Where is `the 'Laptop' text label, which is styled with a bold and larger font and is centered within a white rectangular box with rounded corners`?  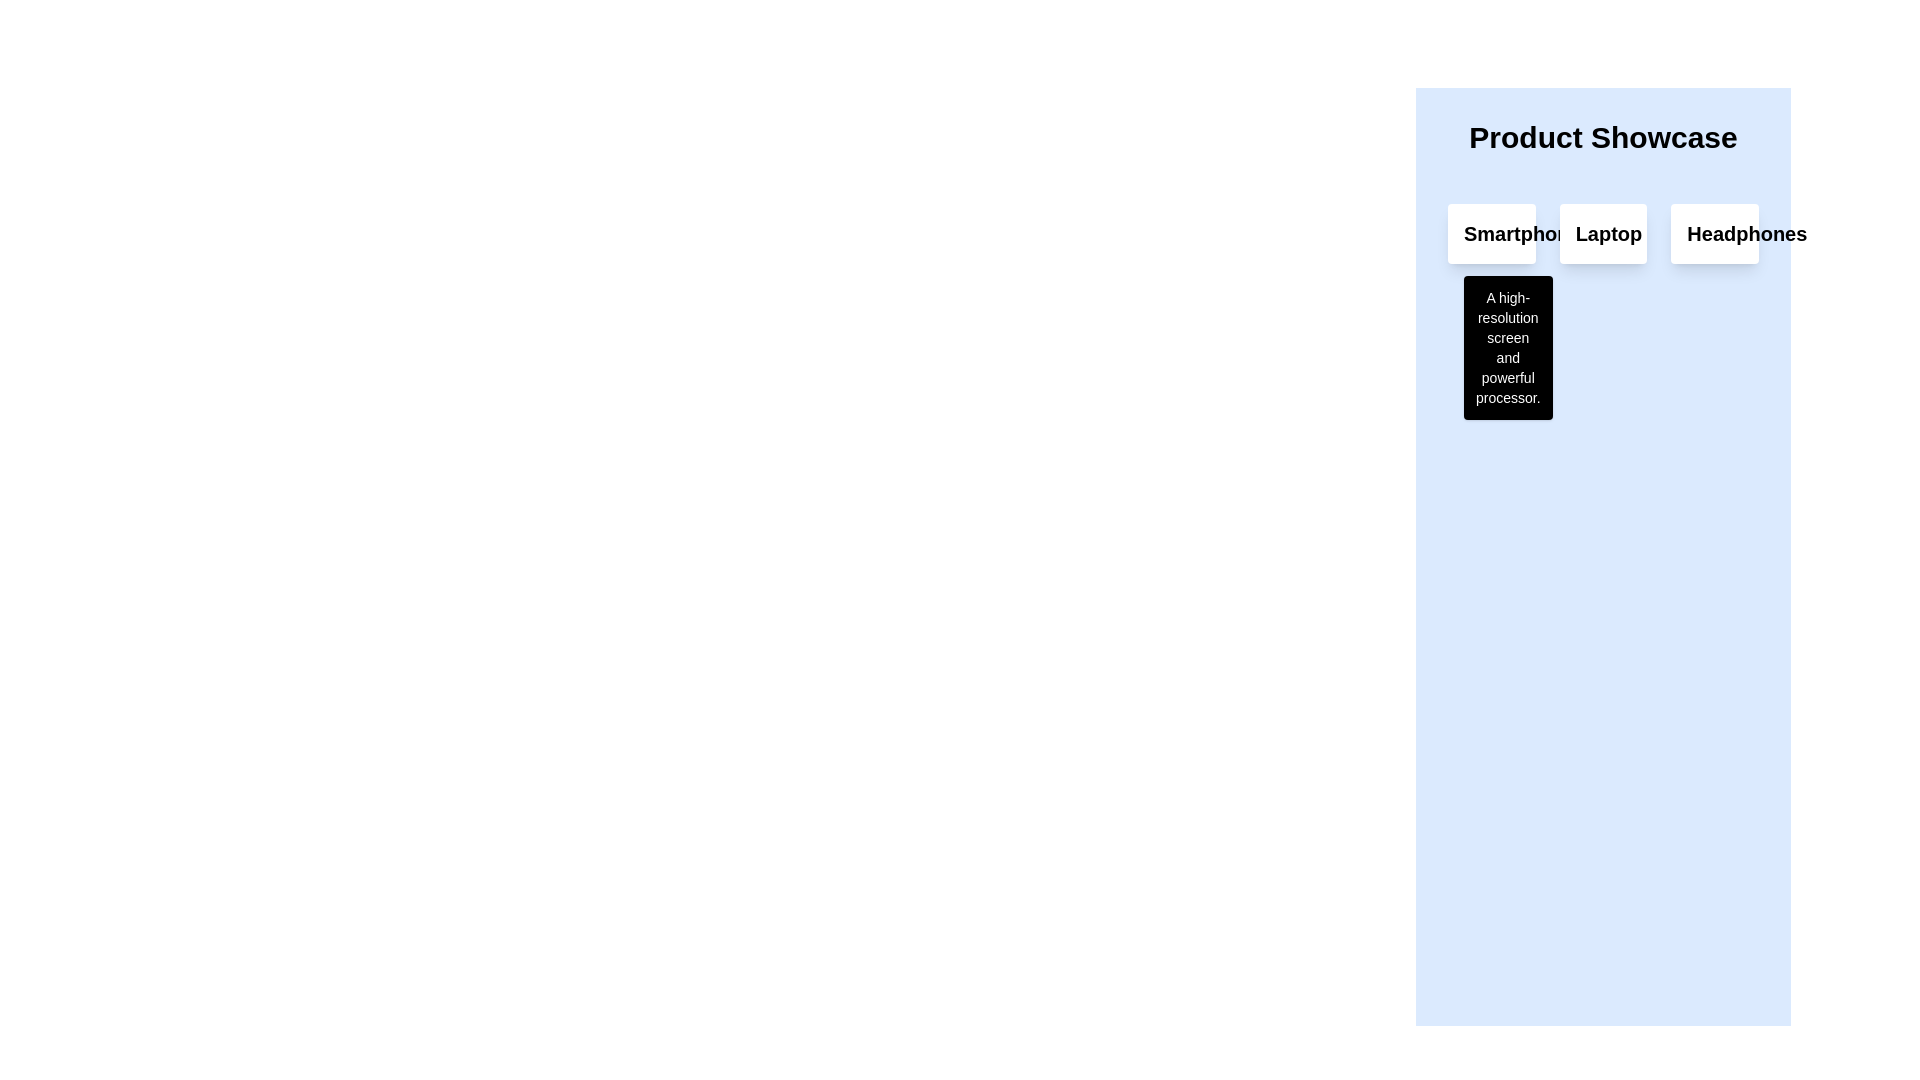 the 'Laptop' text label, which is styled with a bold and larger font and is centered within a white rectangular box with rounded corners is located at coordinates (1603, 233).